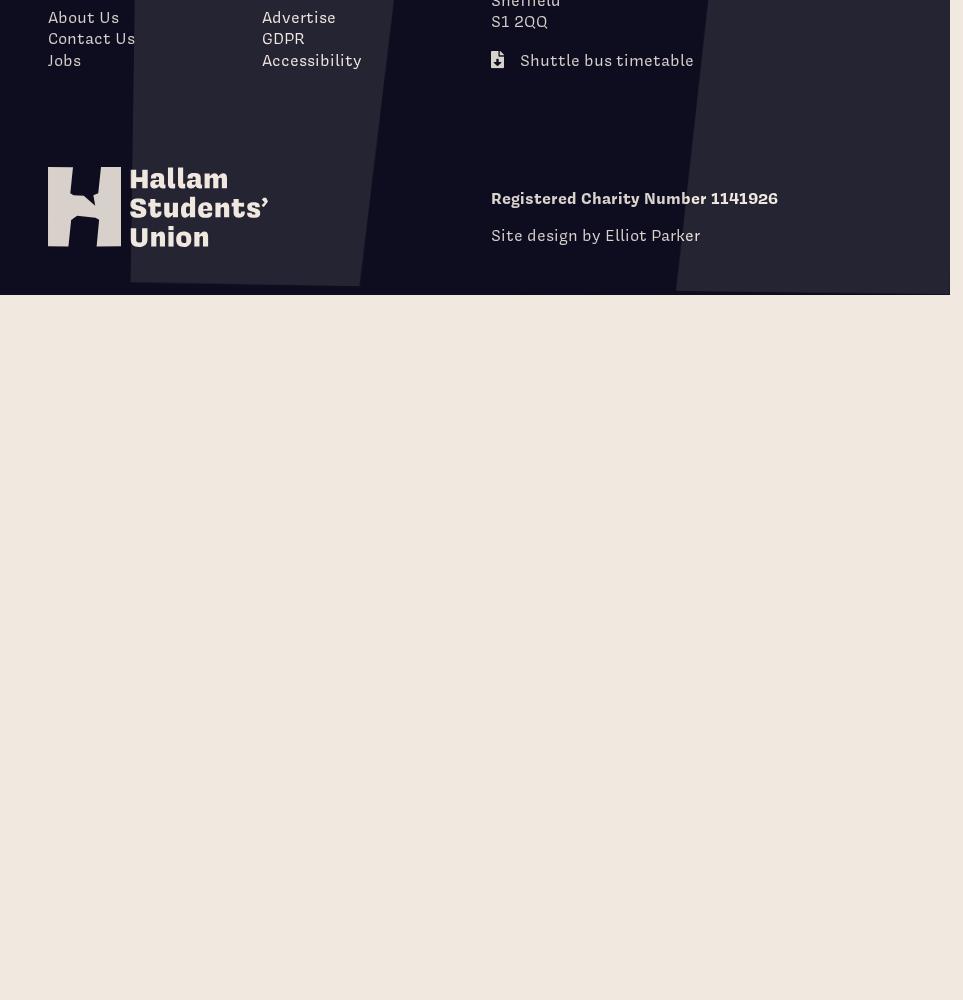  Describe the element at coordinates (651, 234) in the screenshot. I see `'Elliot Parker'` at that location.